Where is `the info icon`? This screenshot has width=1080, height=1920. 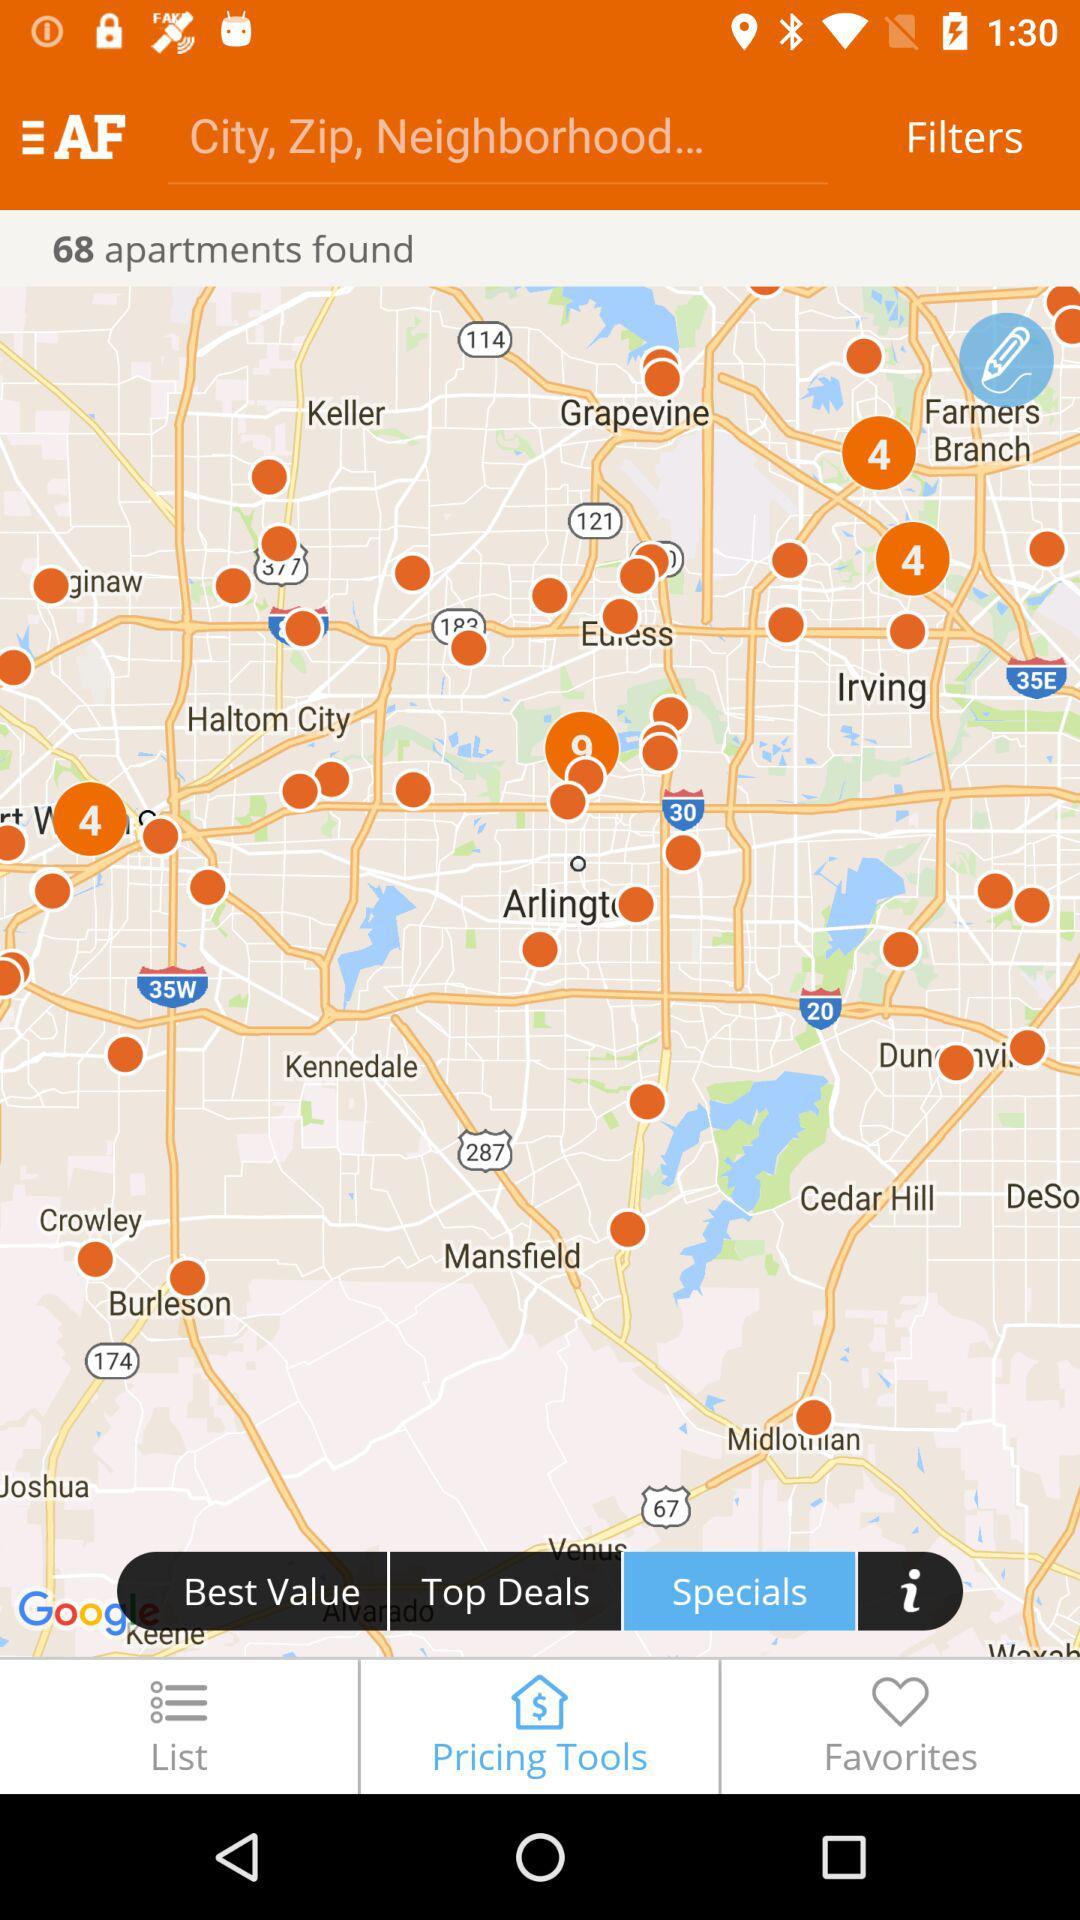
the info icon is located at coordinates (910, 1589).